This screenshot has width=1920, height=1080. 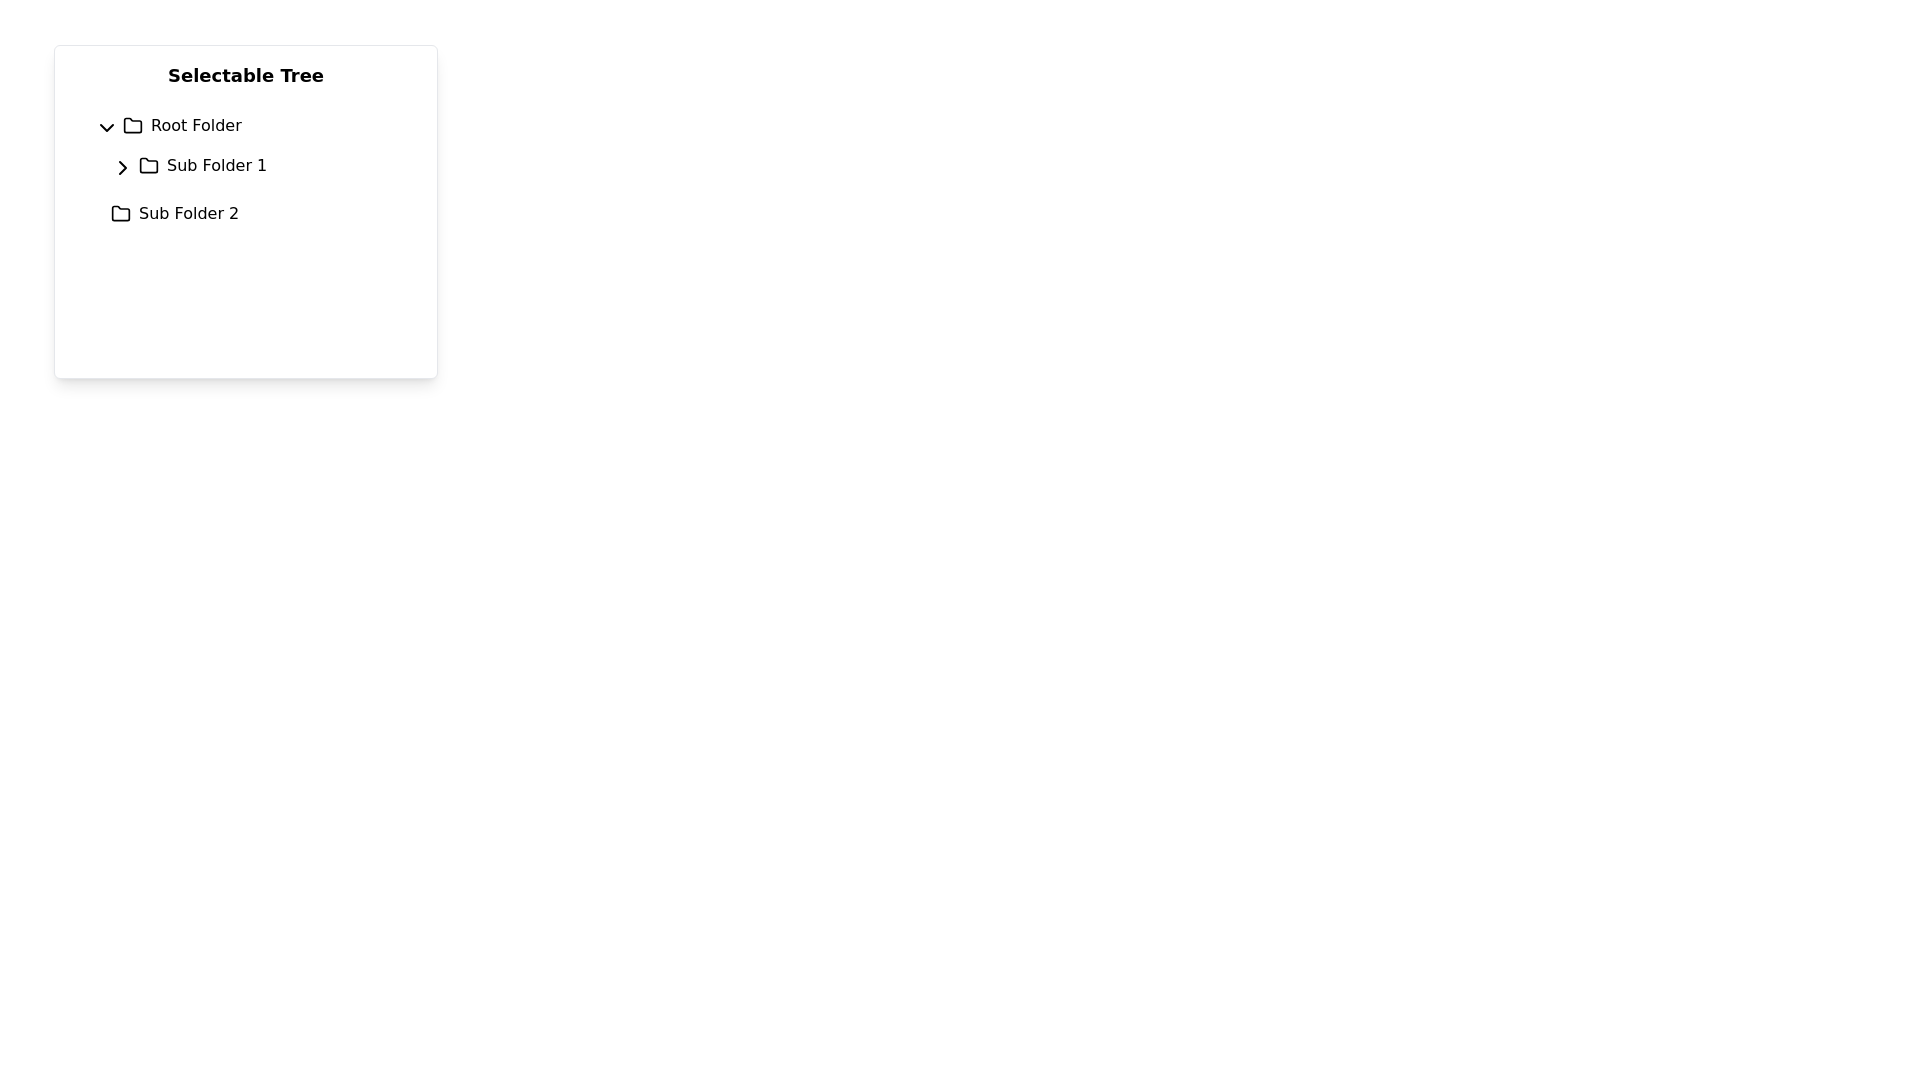 What do you see at coordinates (119, 213) in the screenshot?
I see `the closed folder icon representing 'Sub Folder 2' in the selectable tree interface` at bounding box center [119, 213].